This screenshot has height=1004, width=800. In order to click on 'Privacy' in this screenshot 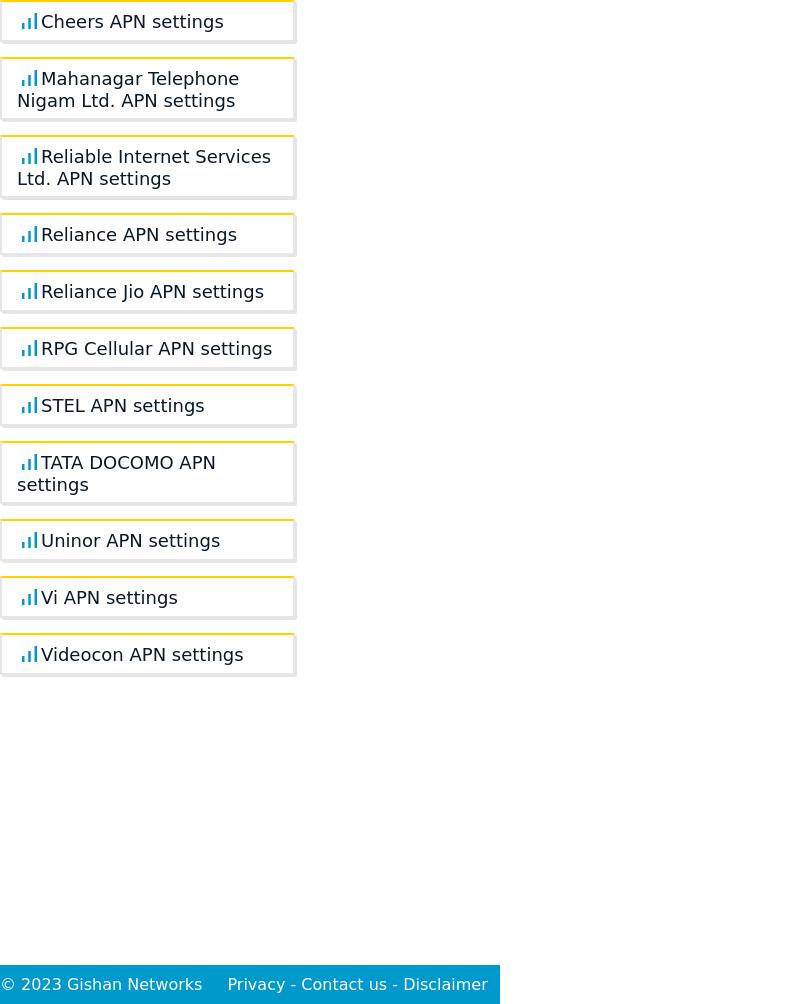, I will do `click(227, 983)`.